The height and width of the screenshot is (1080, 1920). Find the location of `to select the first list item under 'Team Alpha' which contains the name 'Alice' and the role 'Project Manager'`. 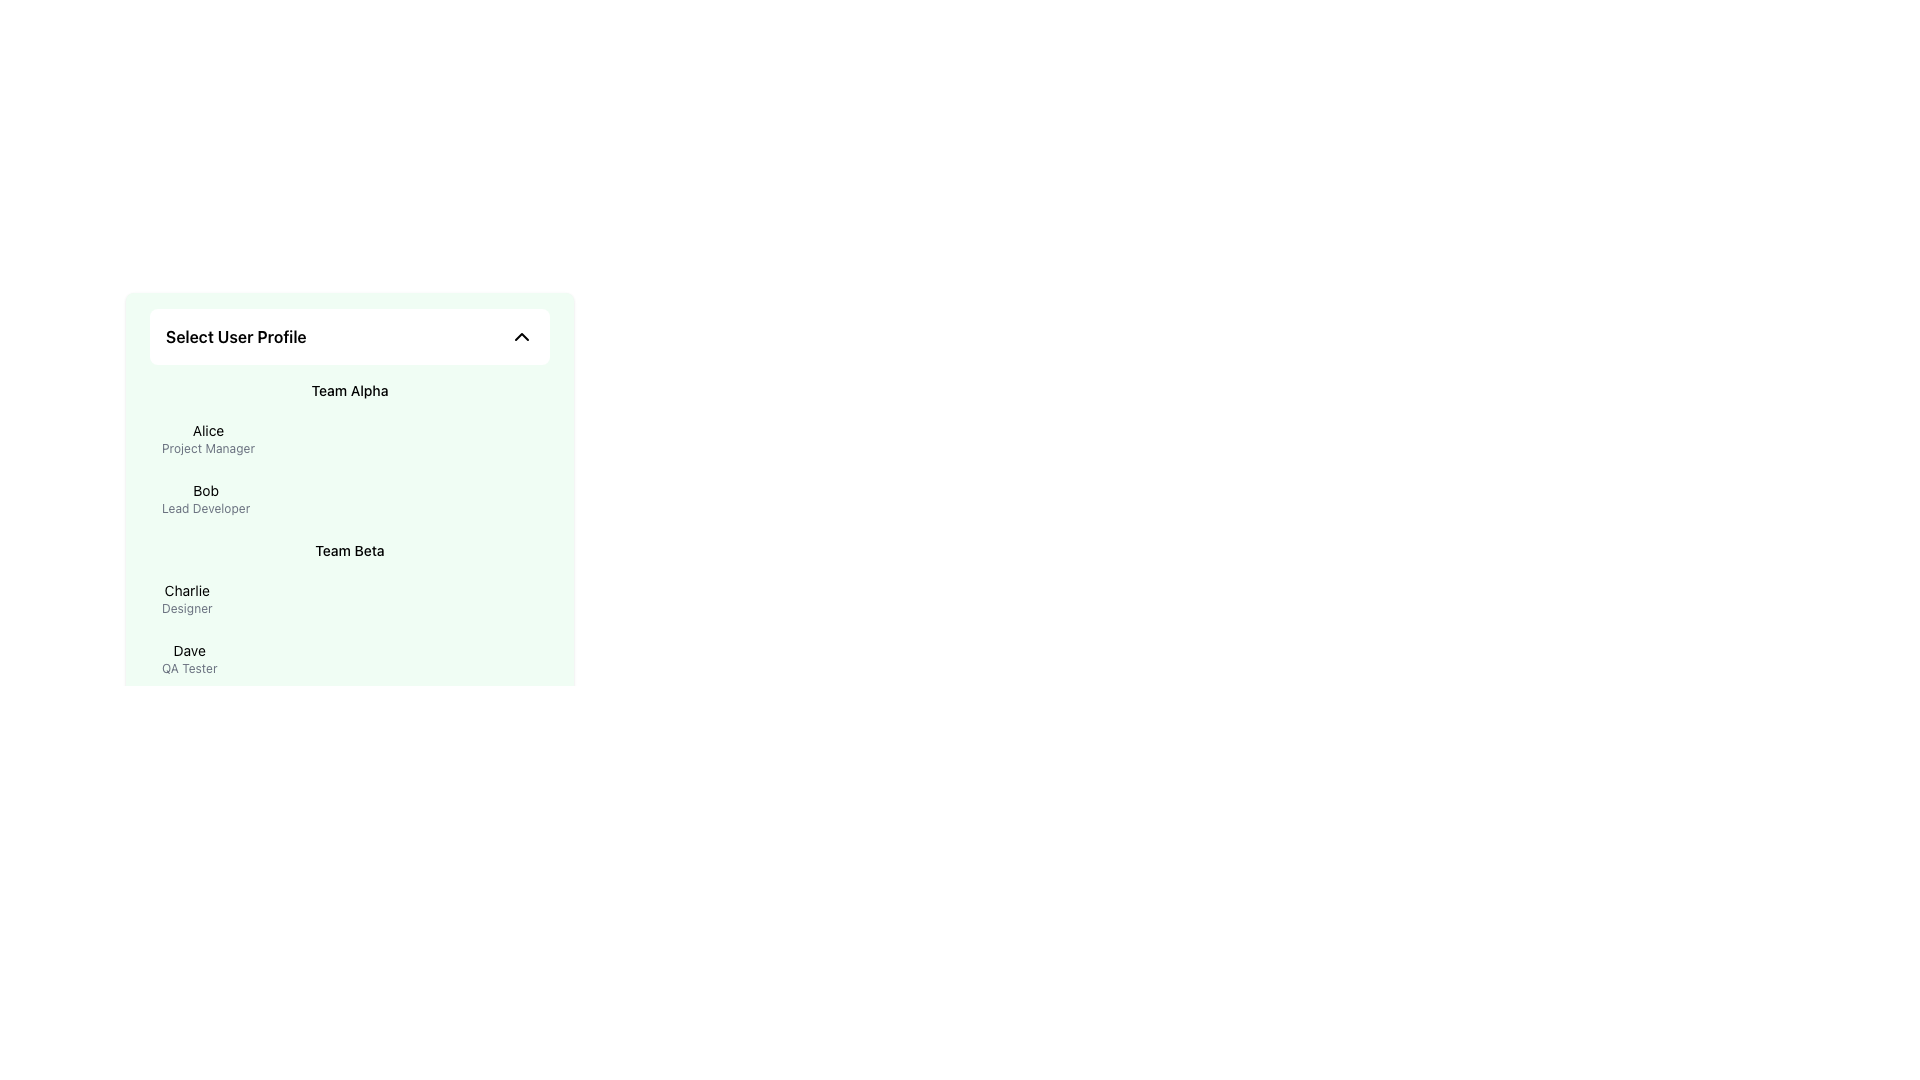

to select the first list item under 'Team Alpha' which contains the name 'Alice' and the role 'Project Manager' is located at coordinates (350, 438).